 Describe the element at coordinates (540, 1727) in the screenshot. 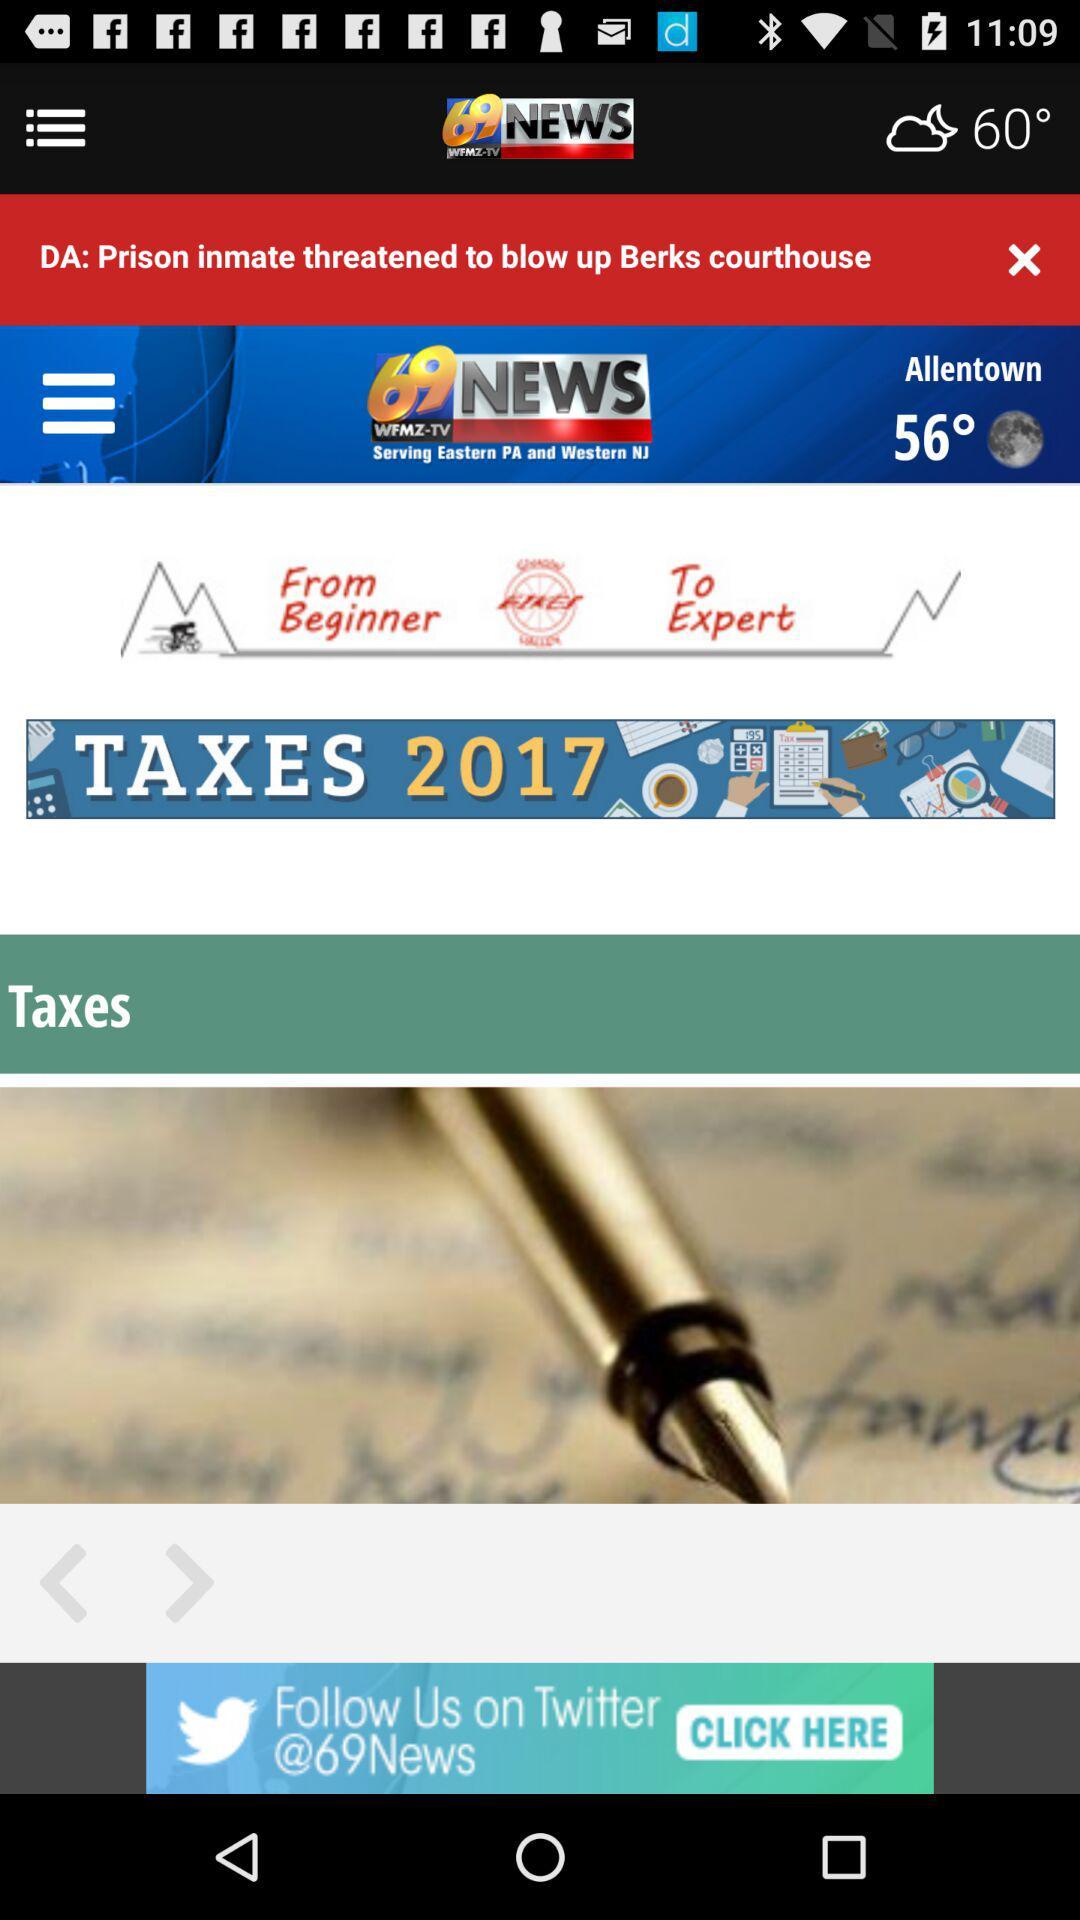

I see `option` at that location.